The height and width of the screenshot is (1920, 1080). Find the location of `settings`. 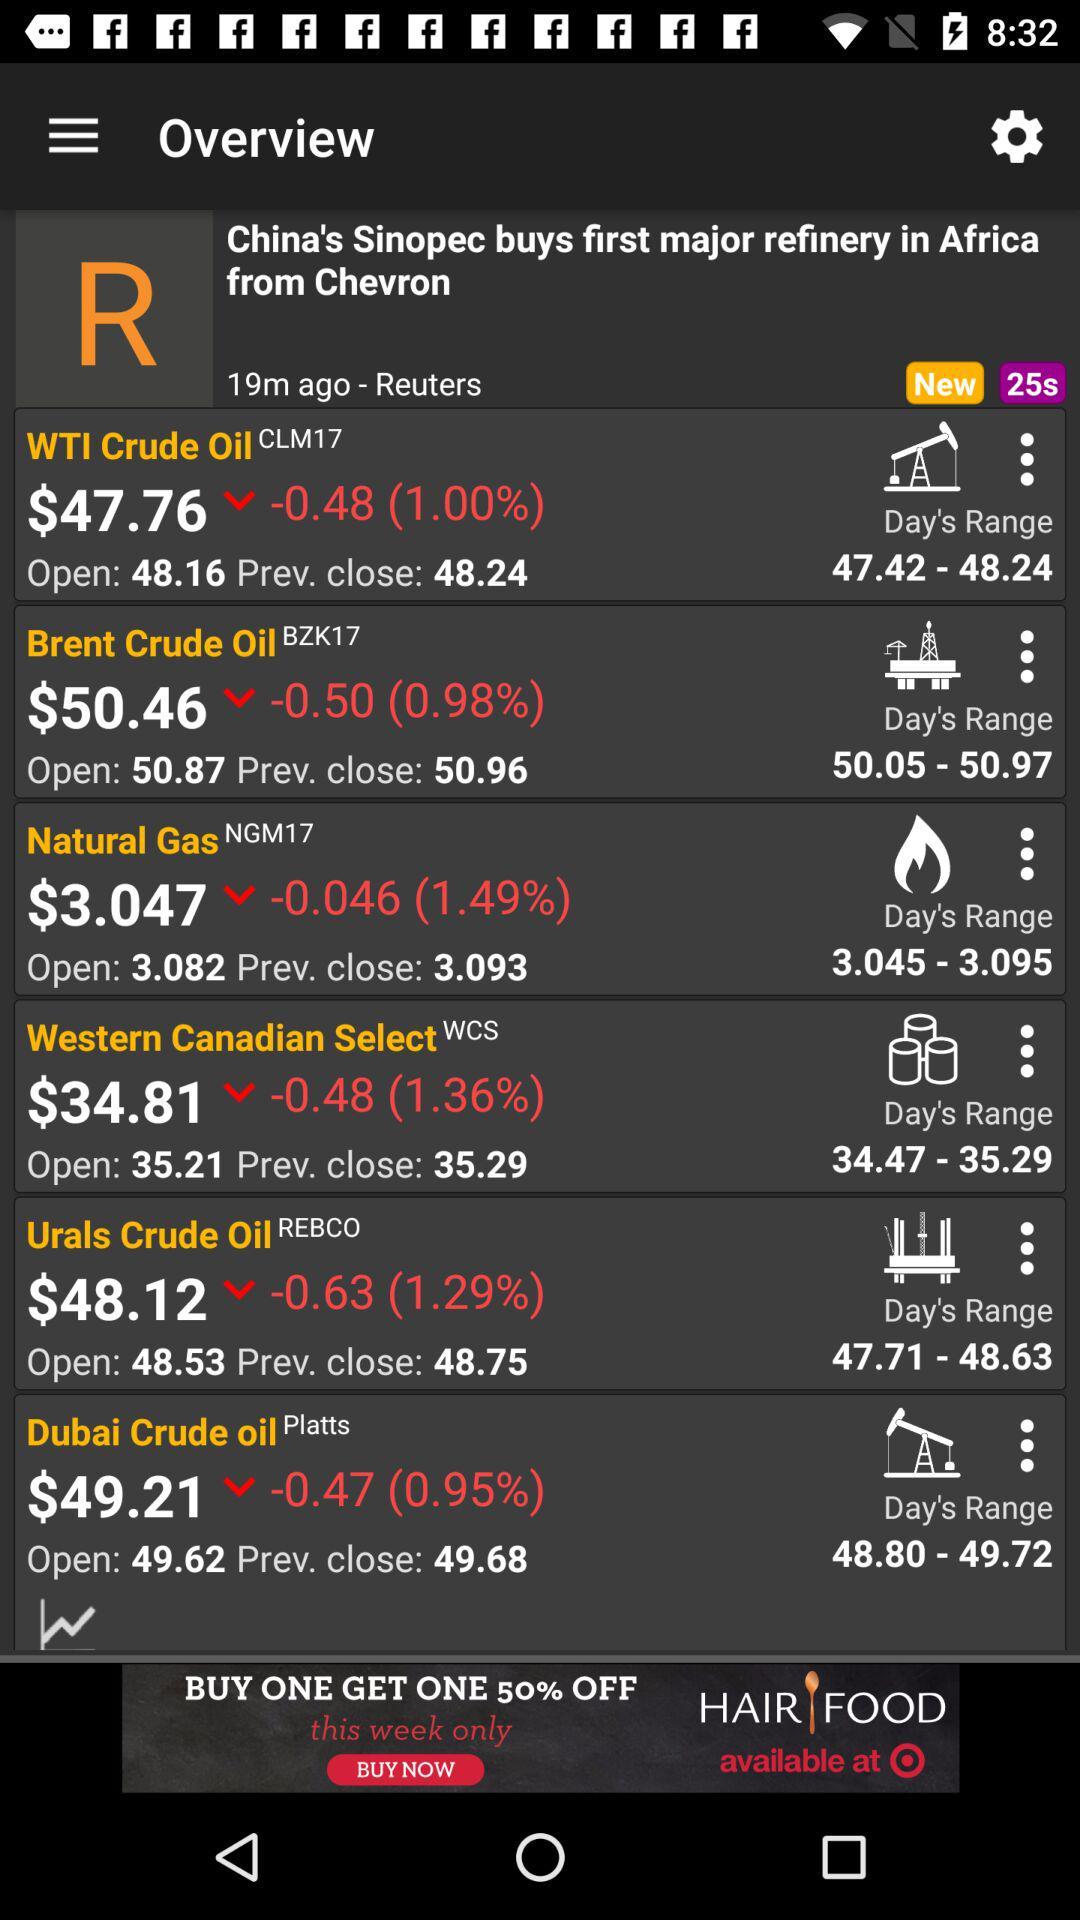

settings is located at coordinates (1027, 853).